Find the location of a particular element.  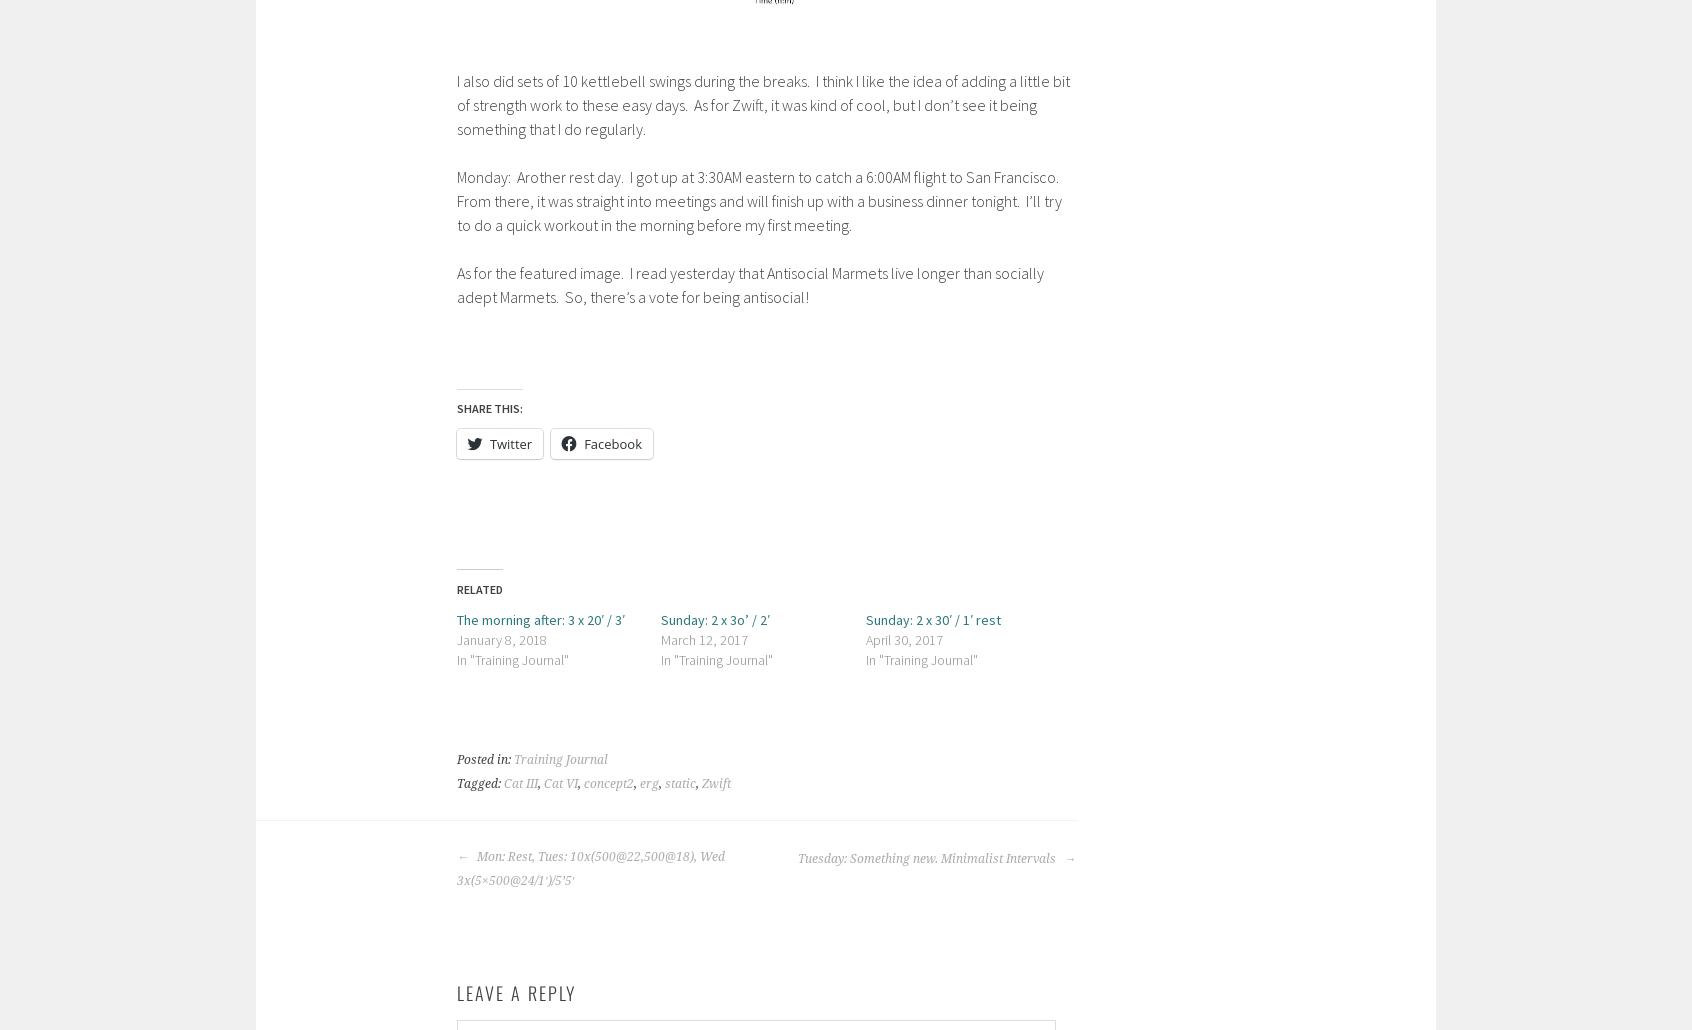

'Cat VI' is located at coordinates (543, 782).